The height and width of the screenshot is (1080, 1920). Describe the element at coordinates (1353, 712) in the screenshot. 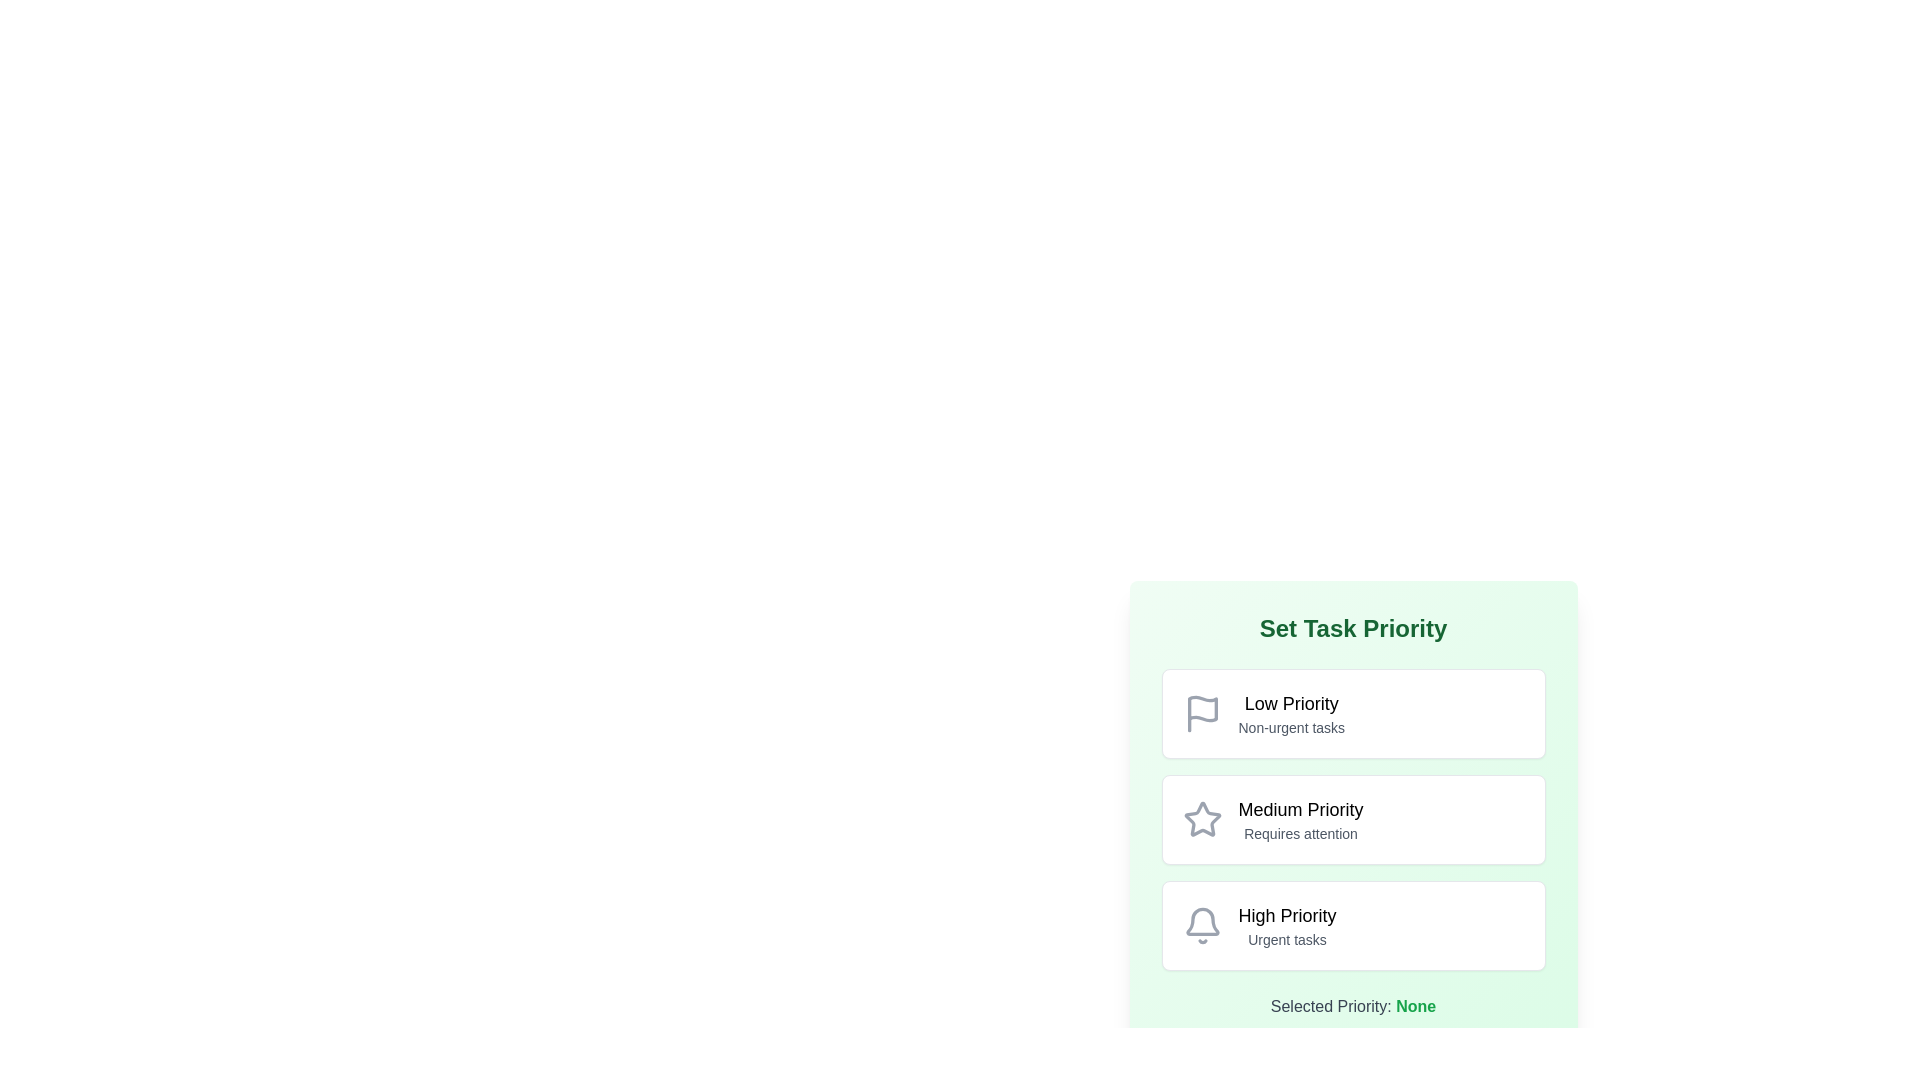

I see `the 'Low Priority' card in the task prioritization options, which is the first card in a vertical list of three options labeled 'Set Task Priority'` at that location.